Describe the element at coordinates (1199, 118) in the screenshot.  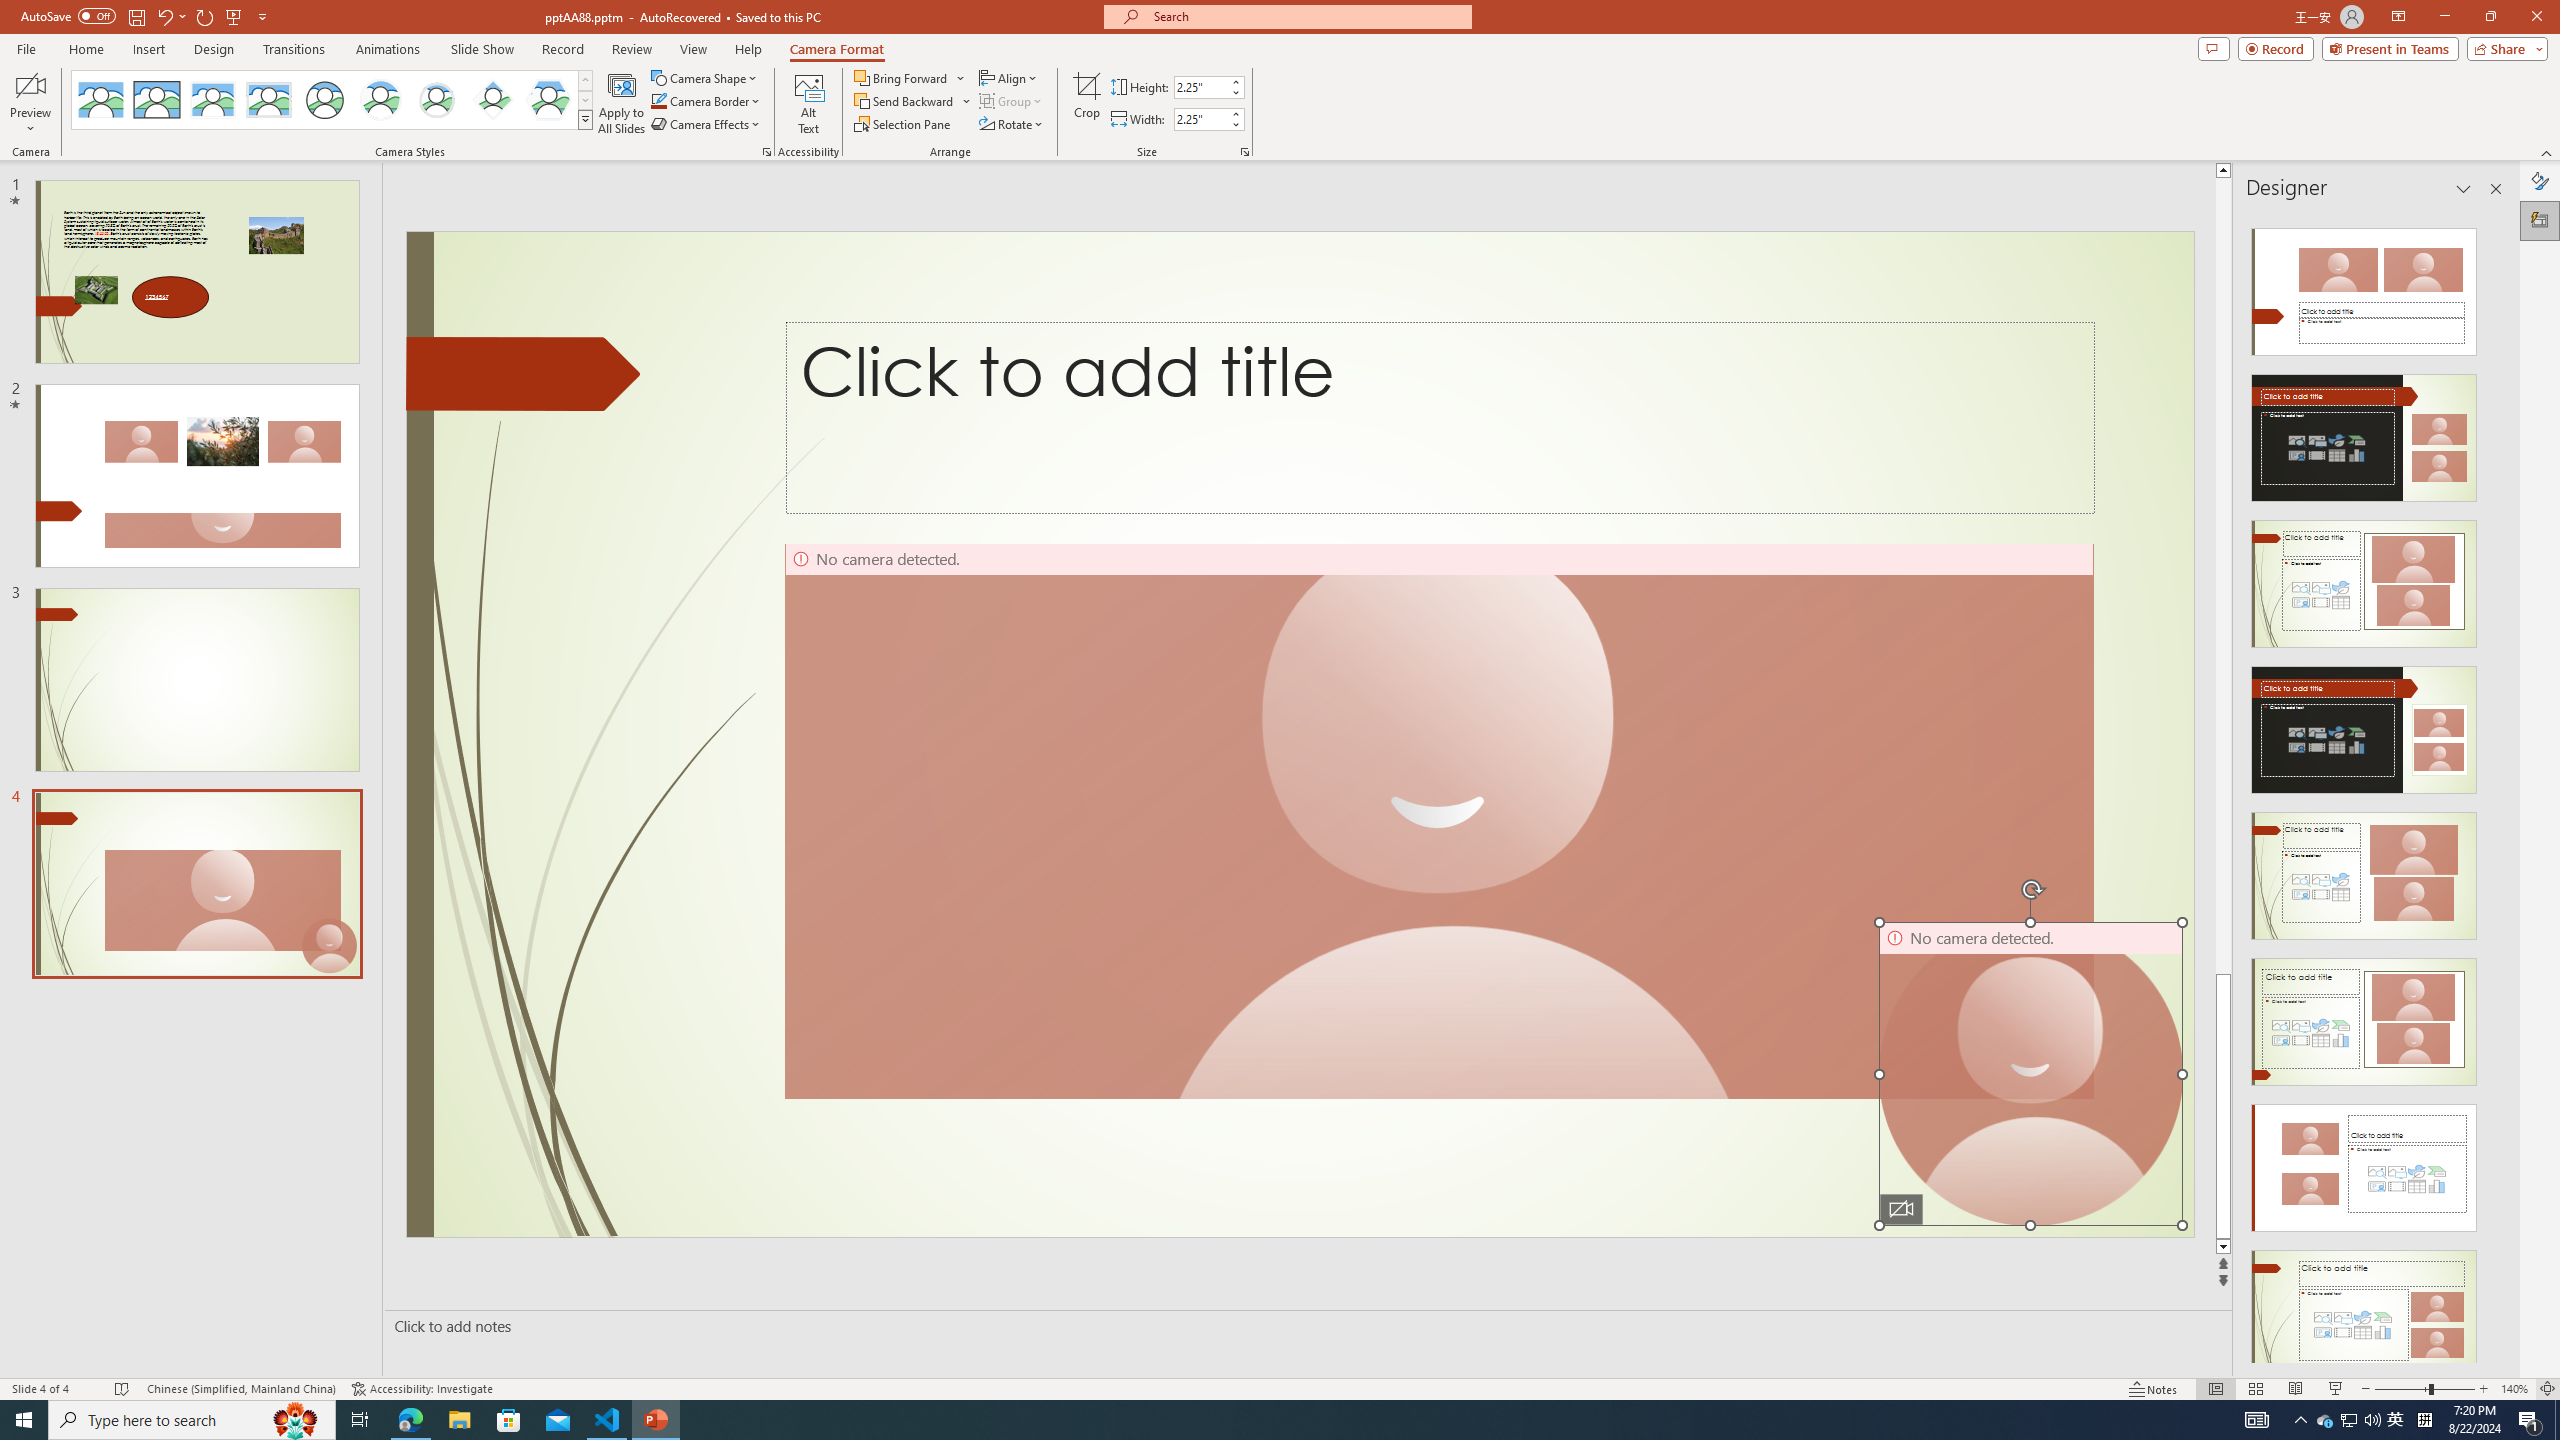
I see `'Cameo Width'` at that location.